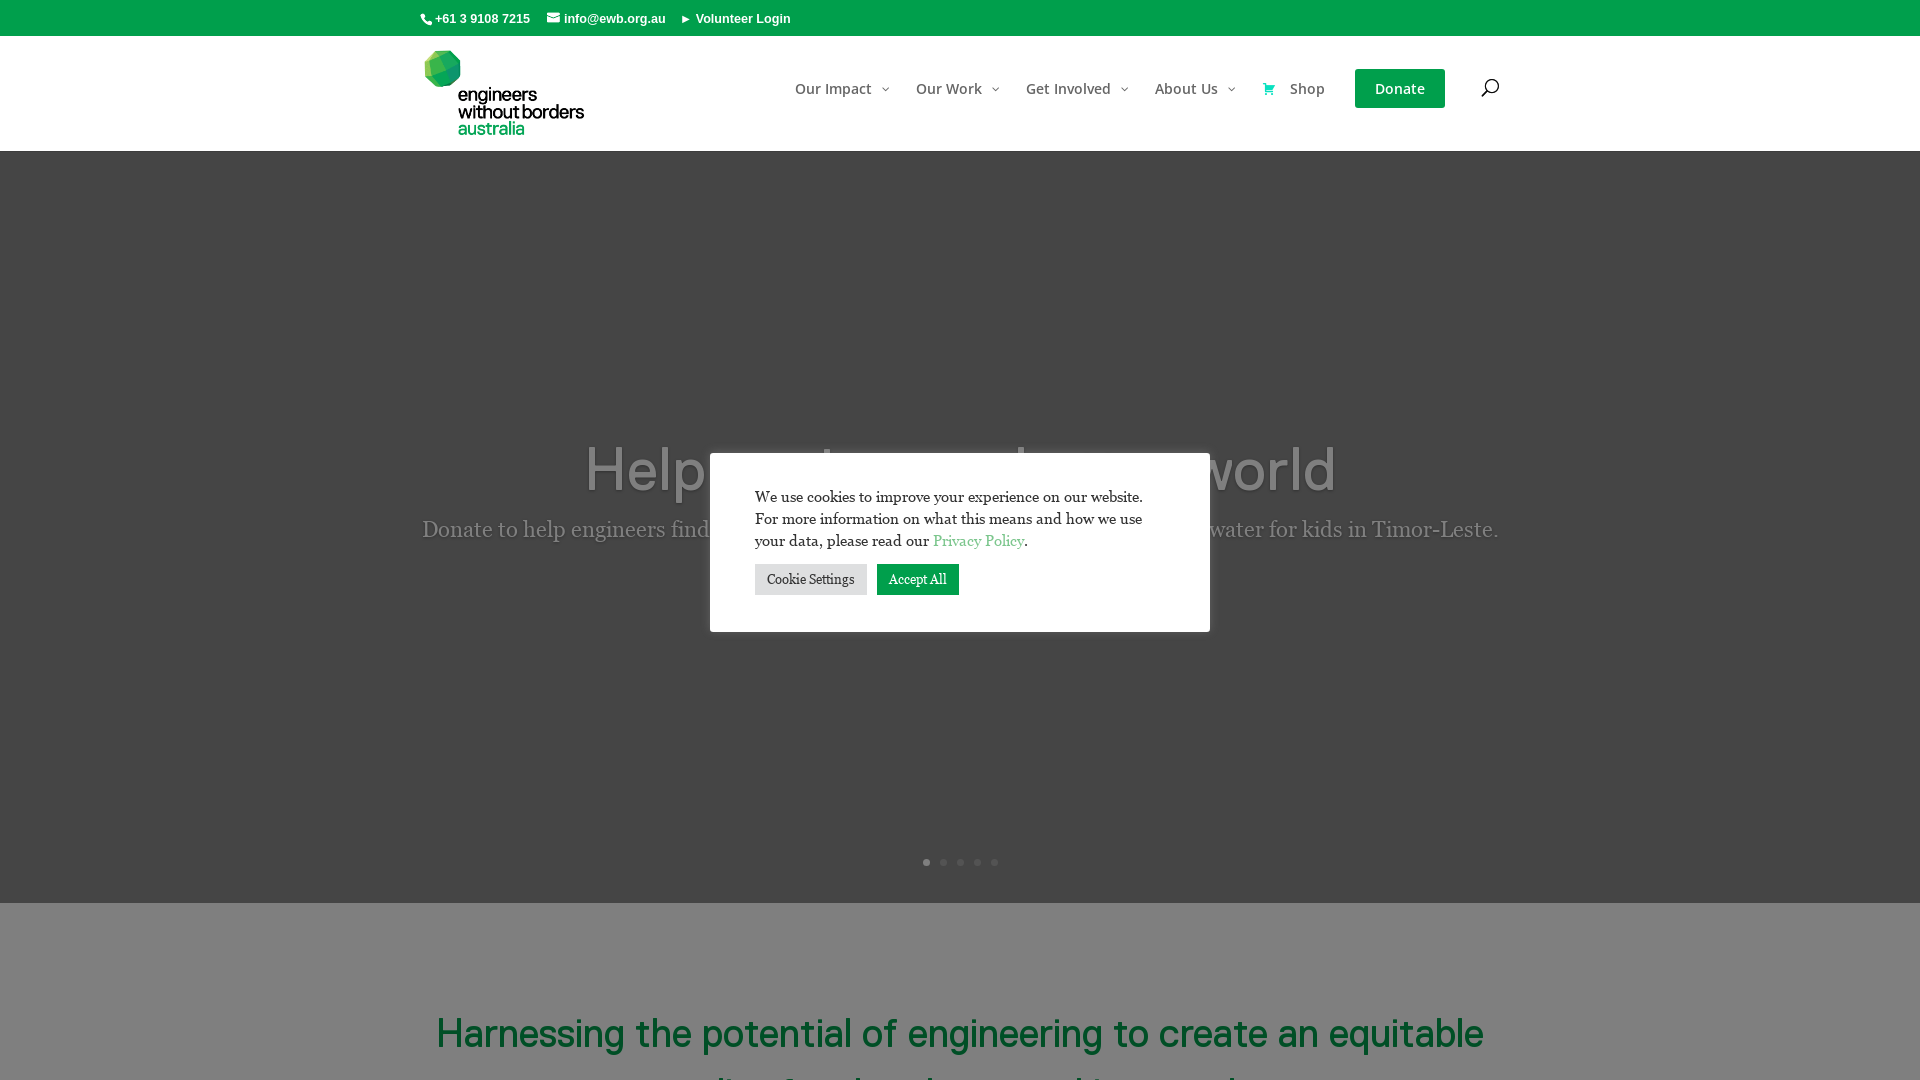 This screenshot has width=1920, height=1080. I want to click on 'Get Involved', so click(1074, 110).